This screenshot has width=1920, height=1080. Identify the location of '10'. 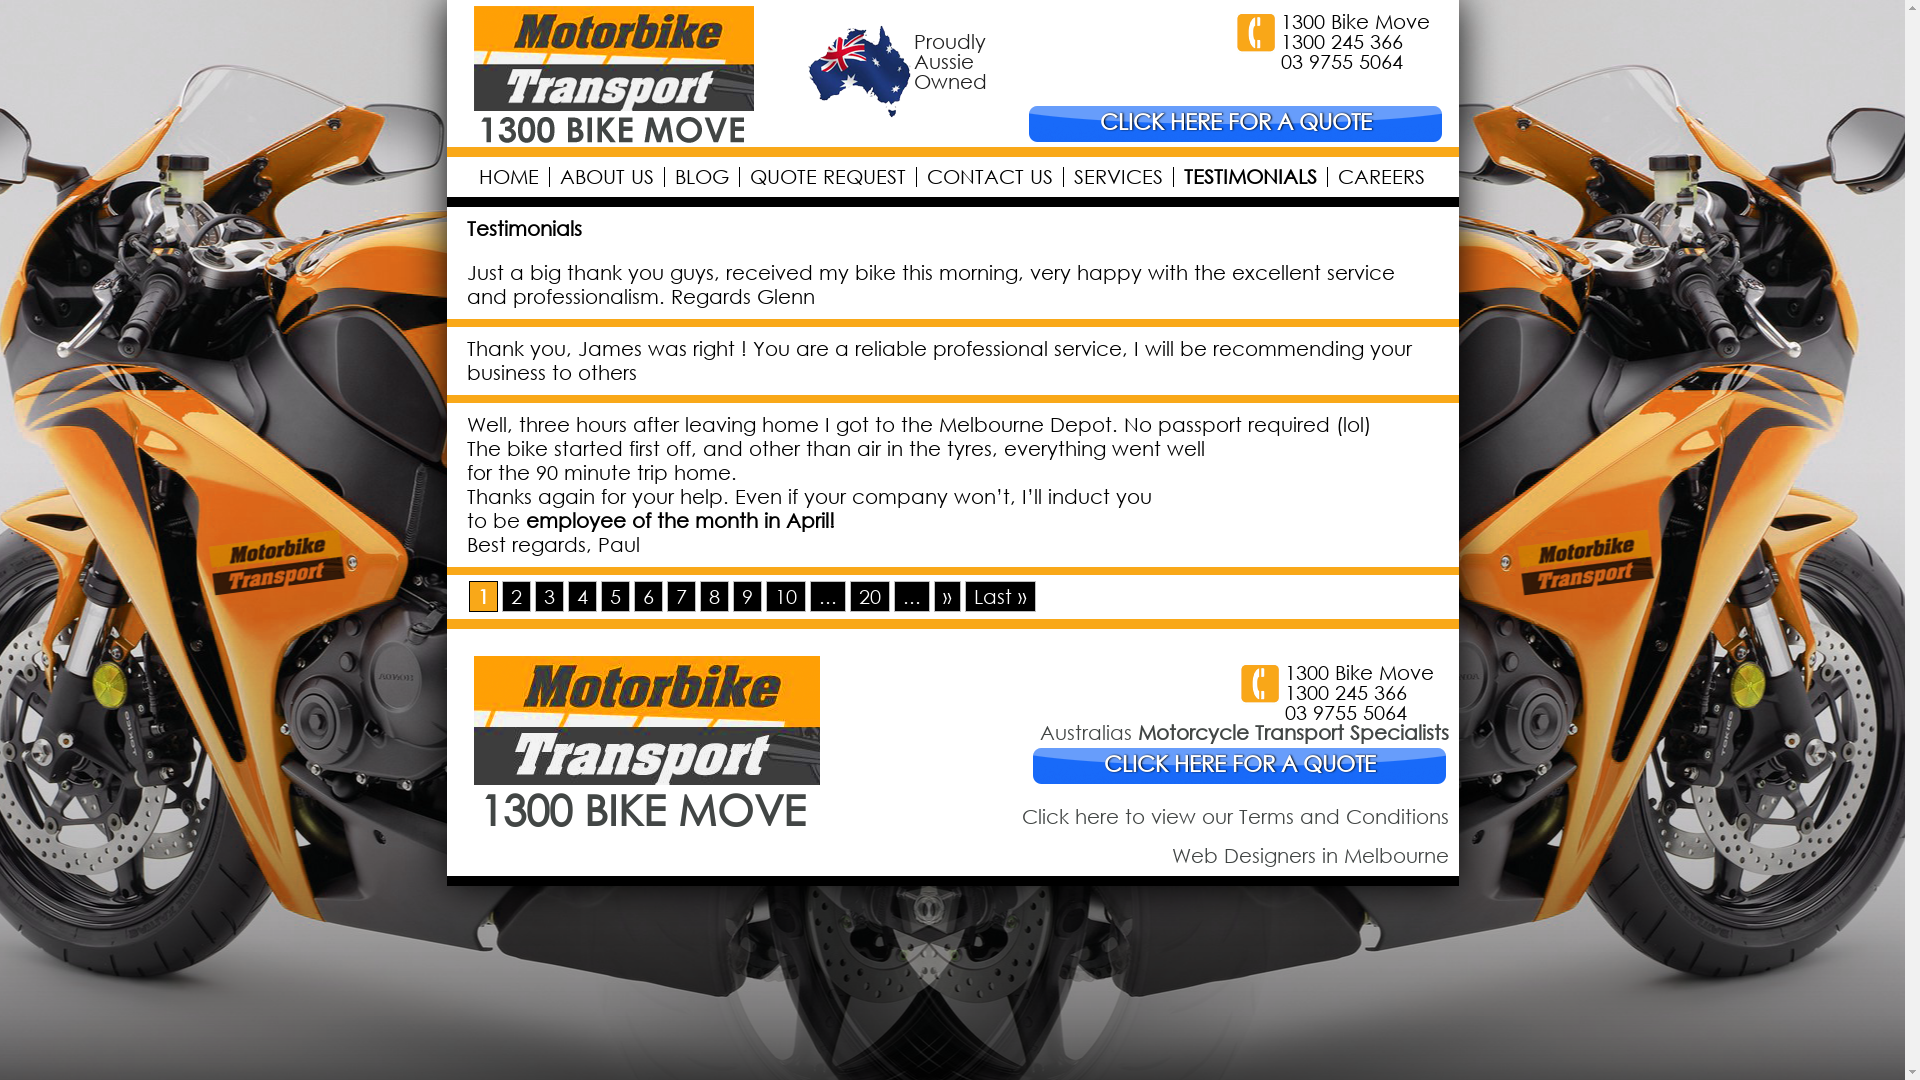
(785, 595).